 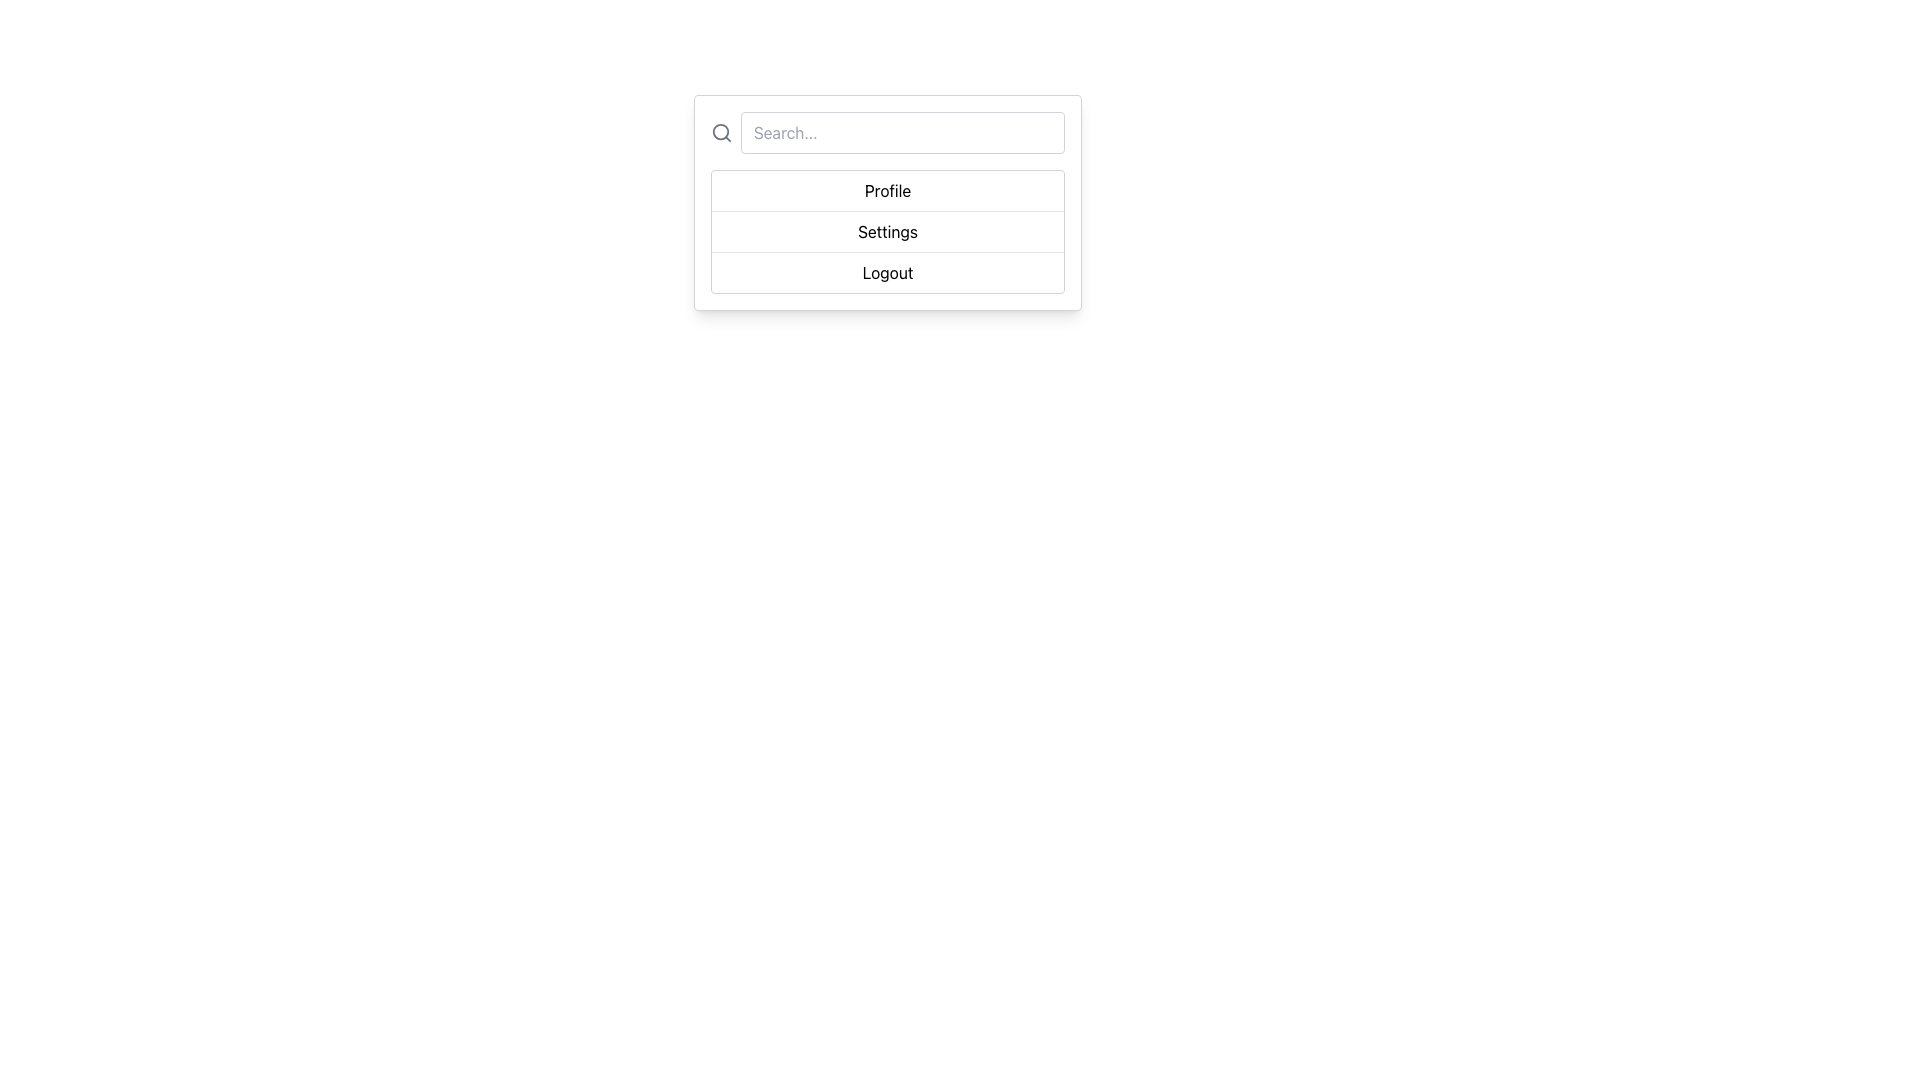 I want to click on the 'Settings' button, which is the second item in a vertical list of three options: 'Profile', 'Settings', 'Logout', so click(x=887, y=230).